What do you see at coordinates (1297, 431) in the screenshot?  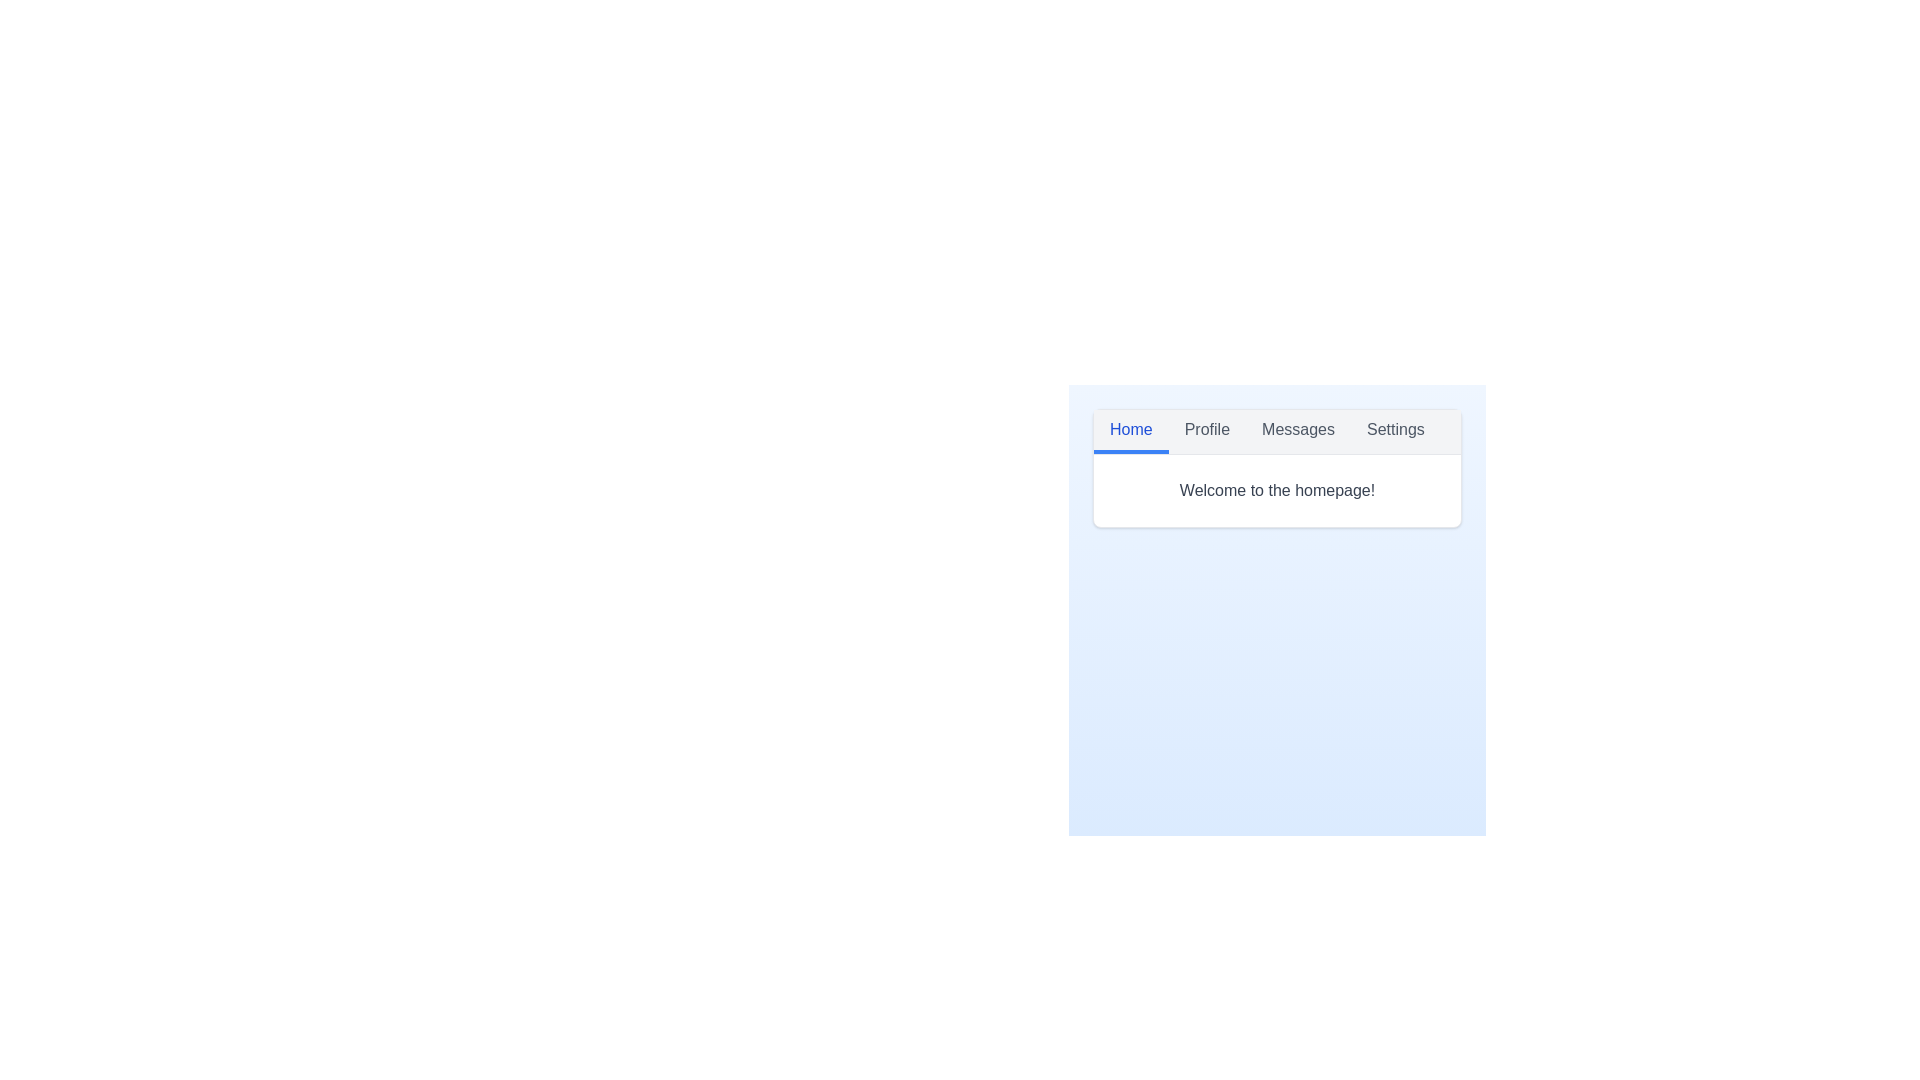 I see `the 'Messages' tab in the horizontal navigation menu` at bounding box center [1297, 431].